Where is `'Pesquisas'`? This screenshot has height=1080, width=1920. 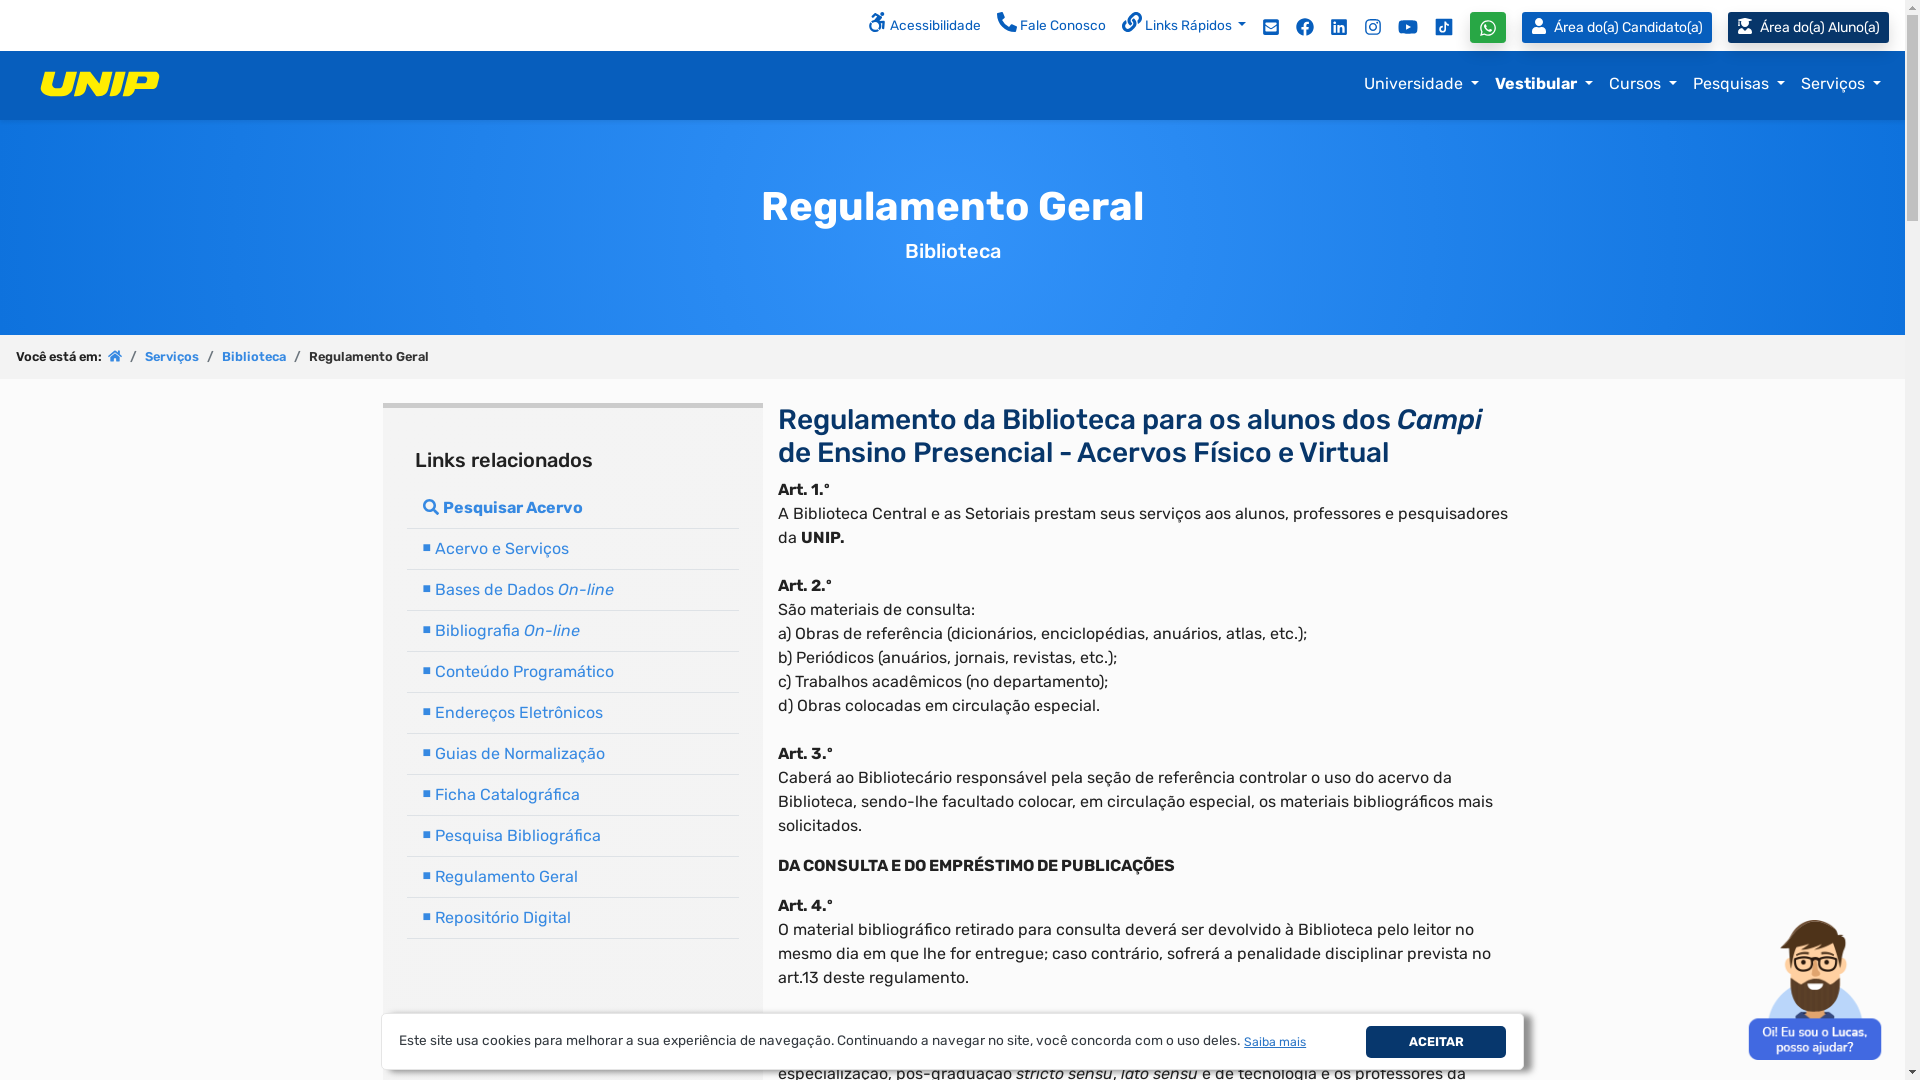
'Pesquisas' is located at coordinates (1683, 83).